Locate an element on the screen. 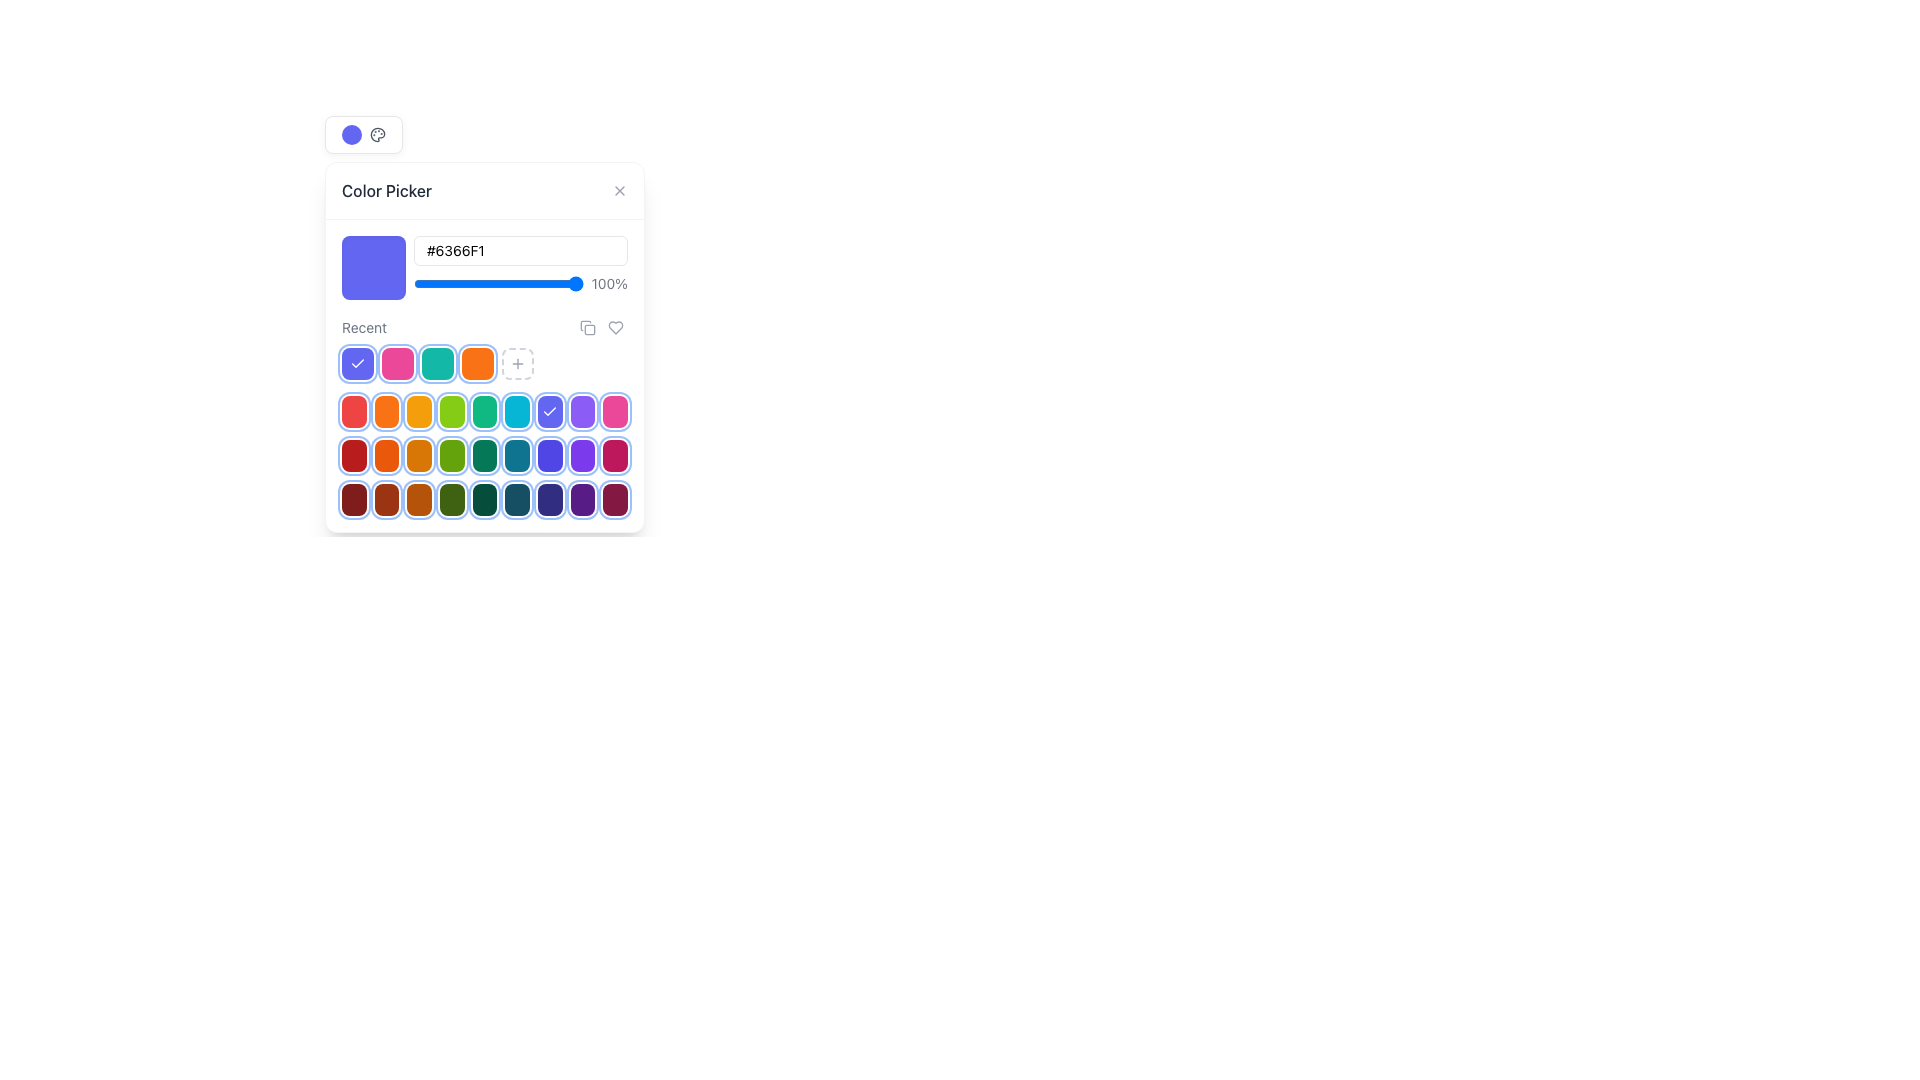 The width and height of the screenshot is (1920, 1080). the third button in the horizontal row of color selection buttons in the 'Color Picker' panel to observe the hover effect is located at coordinates (418, 499).